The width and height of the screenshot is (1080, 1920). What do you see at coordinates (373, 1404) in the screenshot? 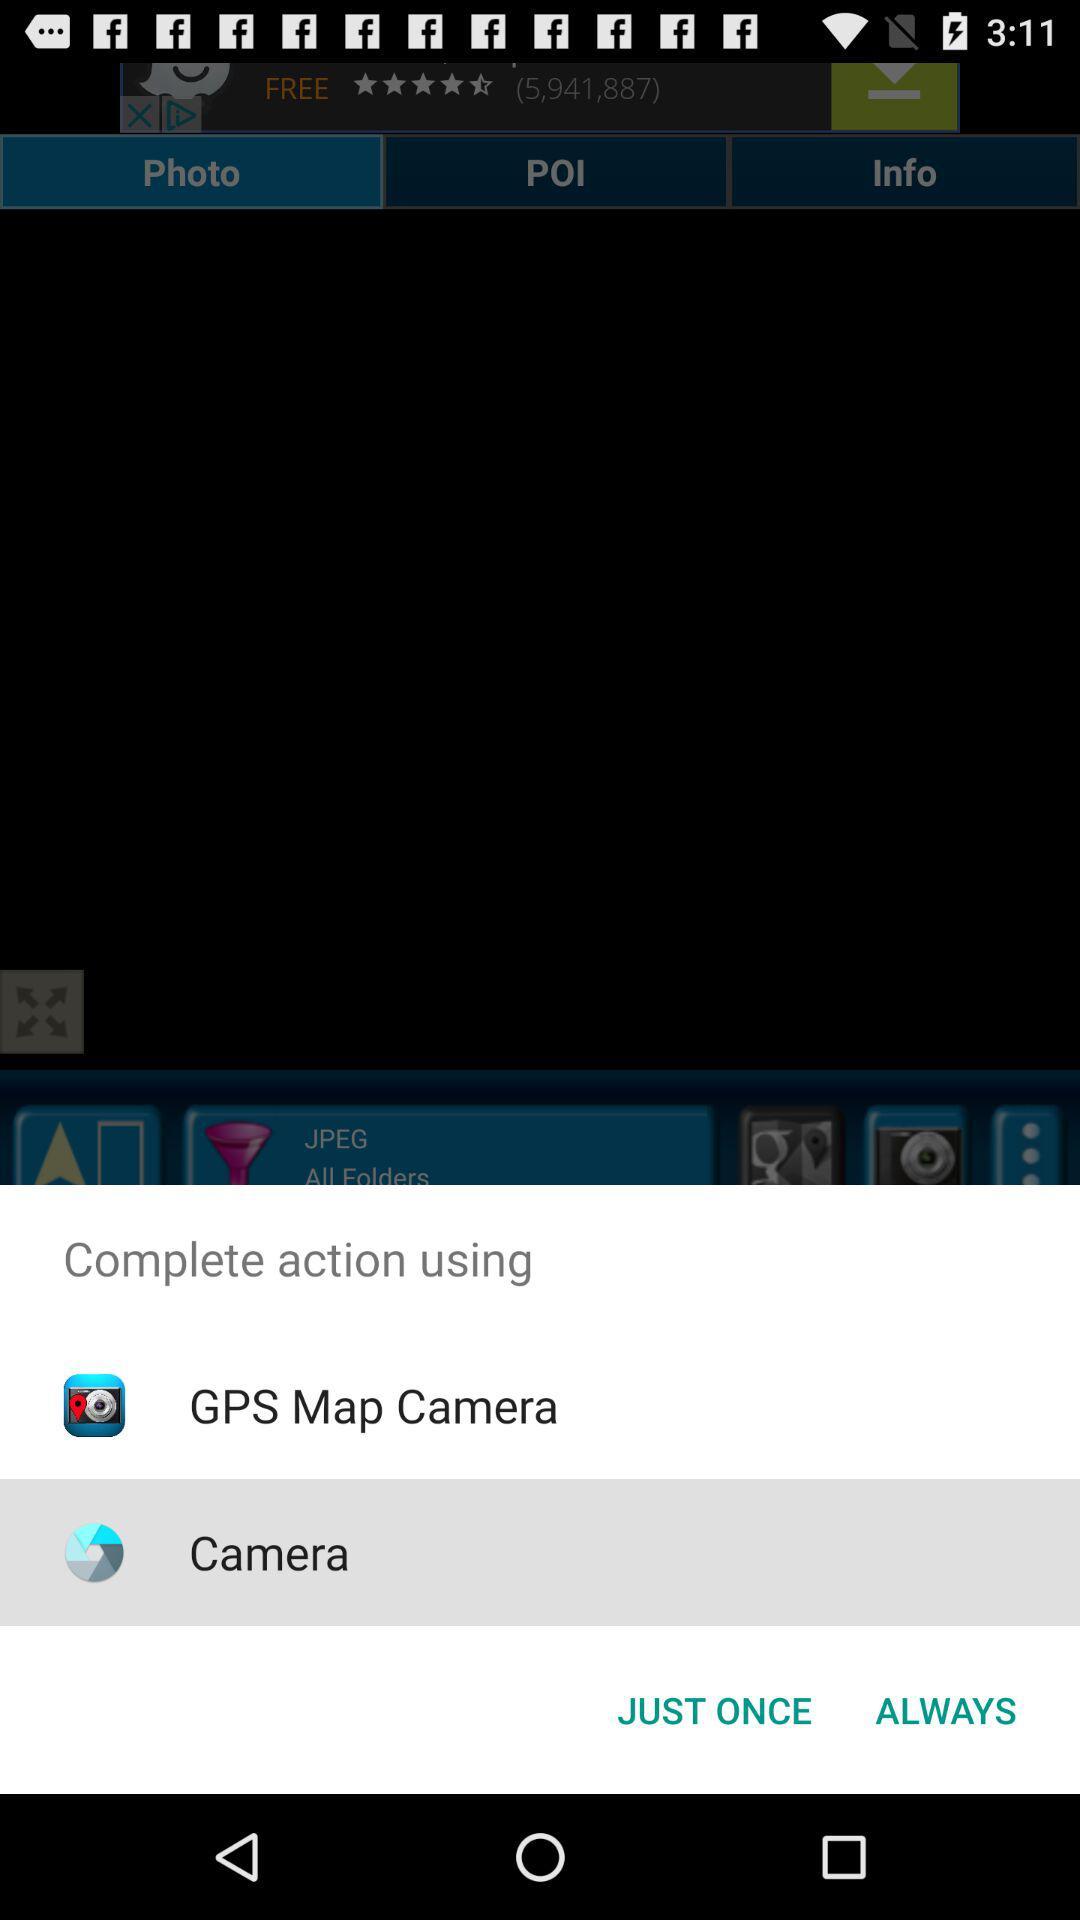
I see `the gps map camera` at bounding box center [373, 1404].